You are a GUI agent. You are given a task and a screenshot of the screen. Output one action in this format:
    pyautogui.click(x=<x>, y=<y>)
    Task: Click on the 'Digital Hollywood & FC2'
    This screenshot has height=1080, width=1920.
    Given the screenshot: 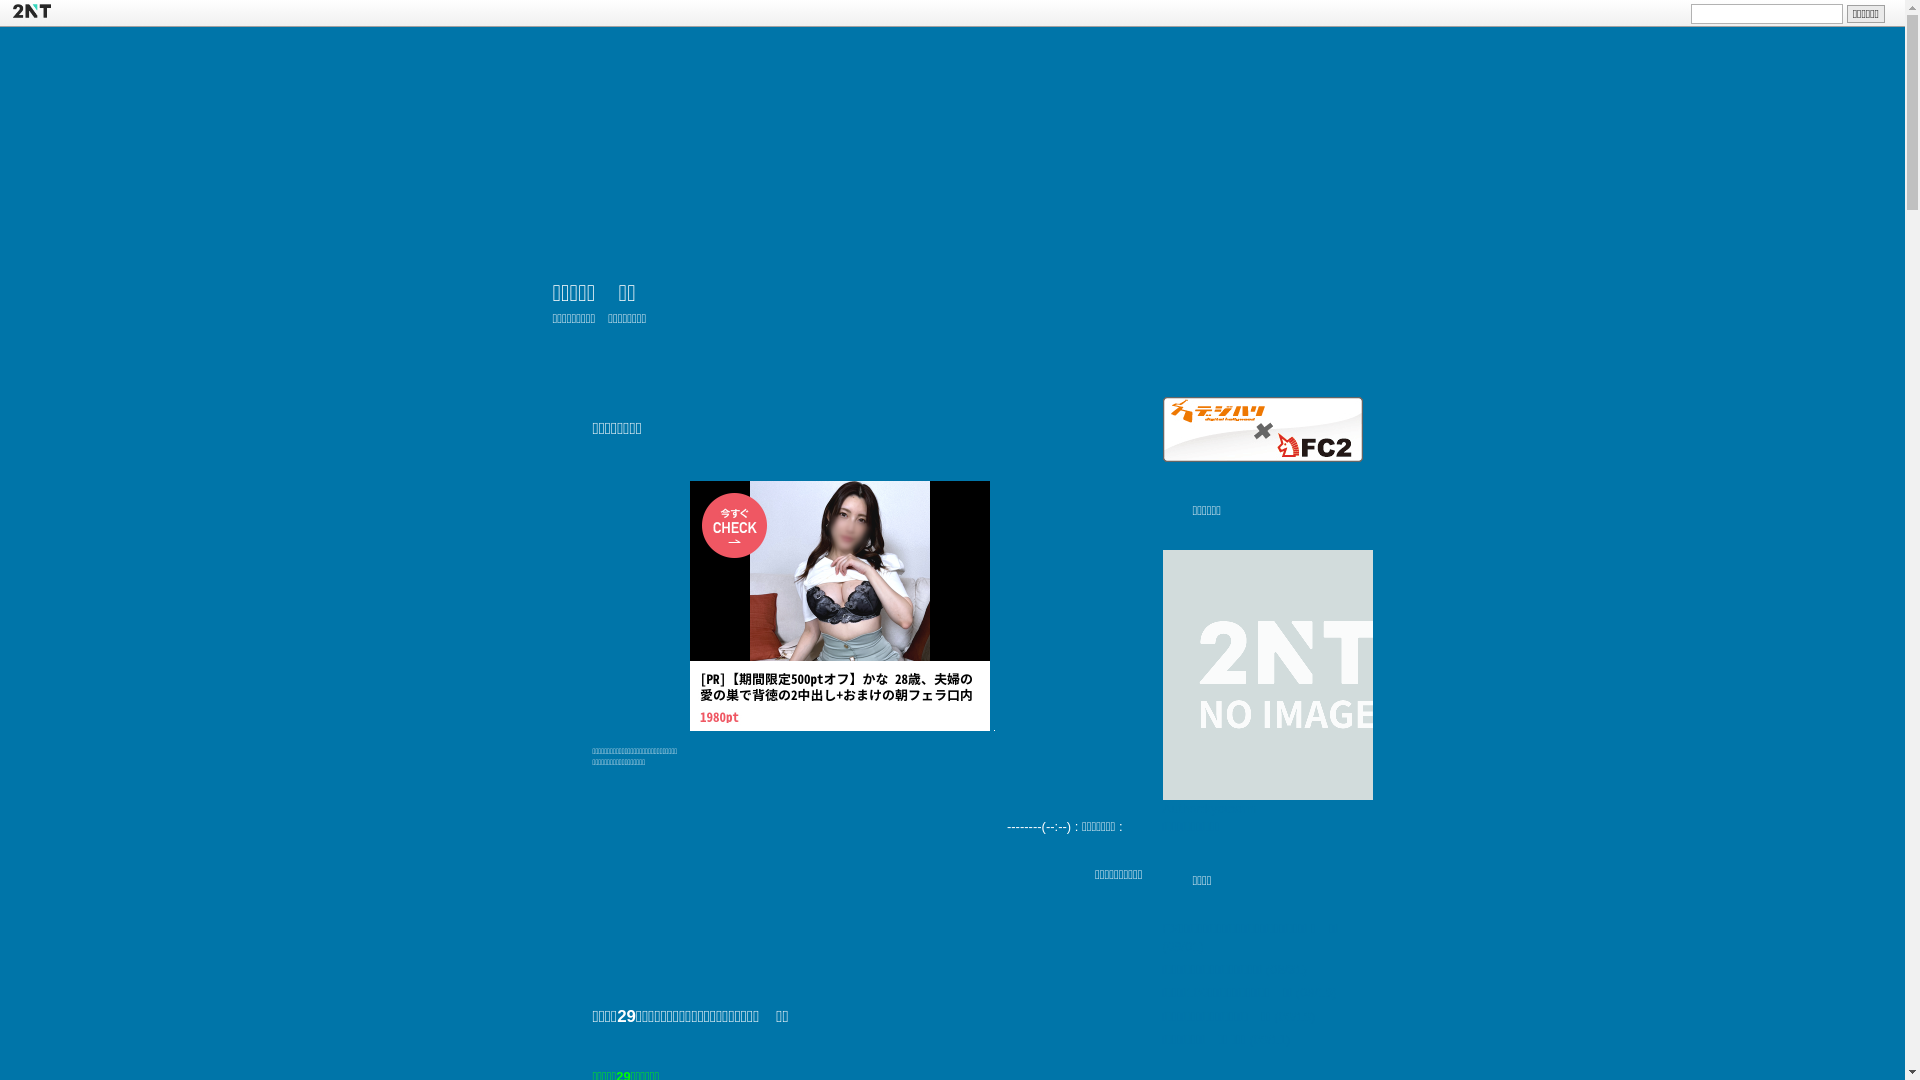 What is the action you would take?
    pyautogui.click(x=1161, y=428)
    